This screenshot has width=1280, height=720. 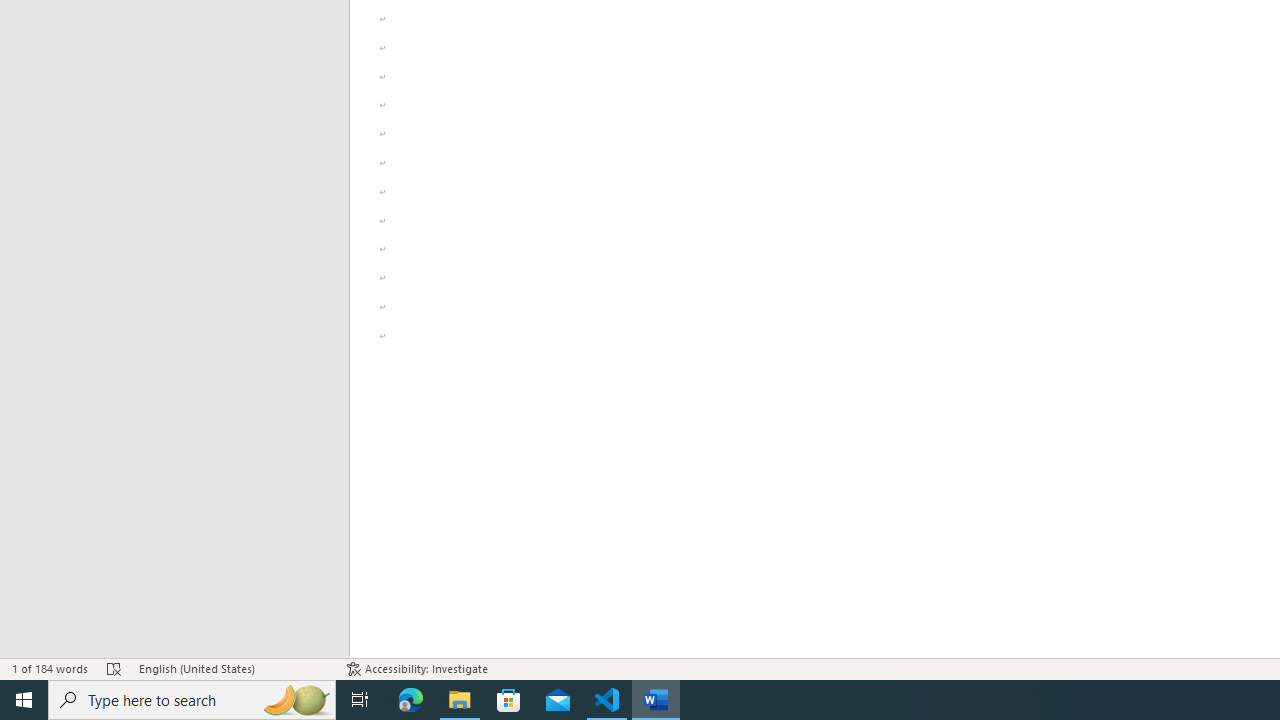 What do you see at coordinates (113, 669) in the screenshot?
I see `'Spelling and Grammar Check Errors'` at bounding box center [113, 669].